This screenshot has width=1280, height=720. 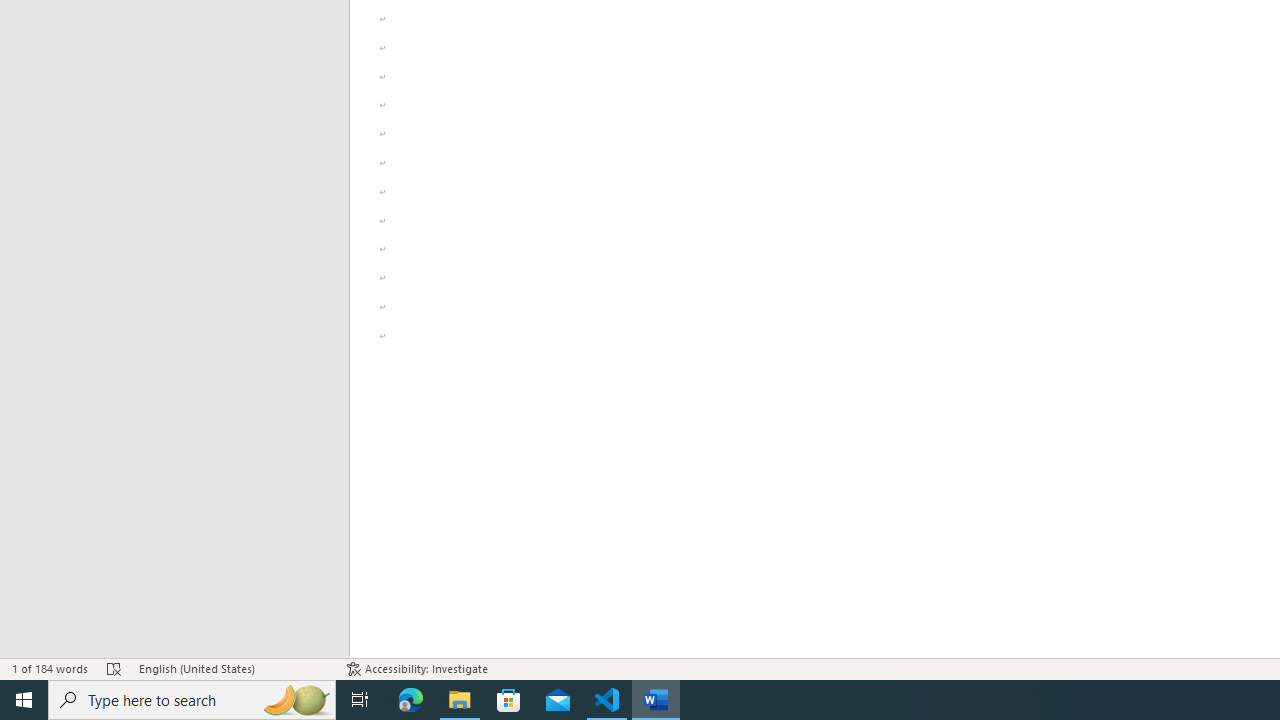 What do you see at coordinates (113, 669) in the screenshot?
I see `'Spelling and Grammar Check Errors'` at bounding box center [113, 669].